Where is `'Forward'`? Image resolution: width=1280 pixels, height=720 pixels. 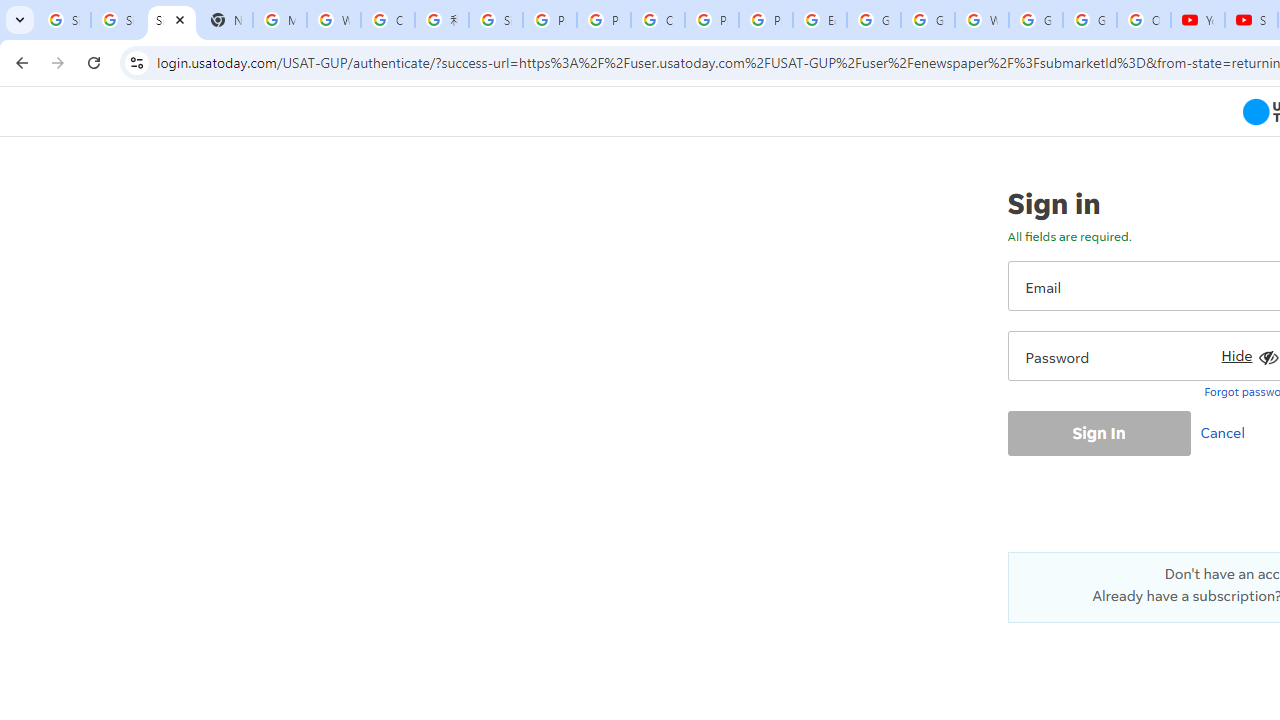 'Forward' is located at coordinates (58, 61).